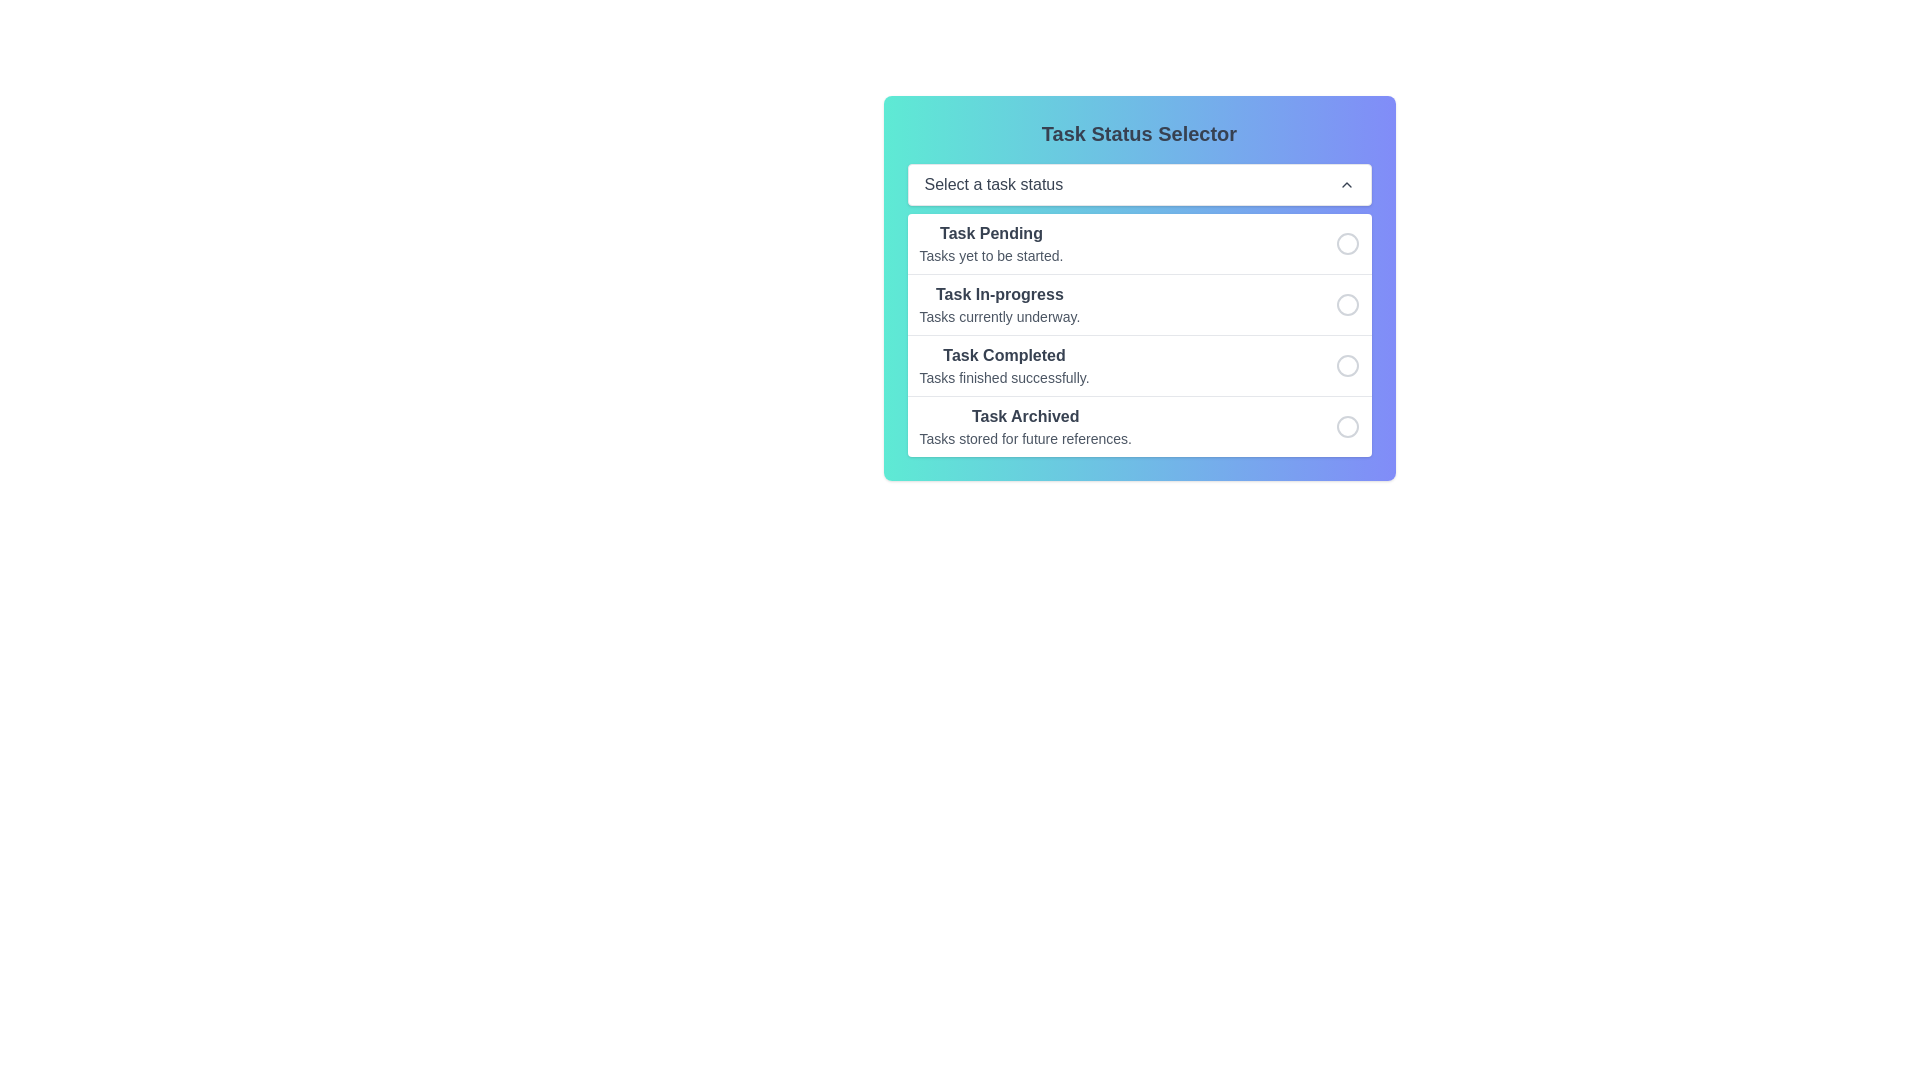  Describe the element at coordinates (1004, 366) in the screenshot. I see `the text label indicating 'Task Completed', which is the third item in the task status list, displaying a bold title and a subtitle` at that location.